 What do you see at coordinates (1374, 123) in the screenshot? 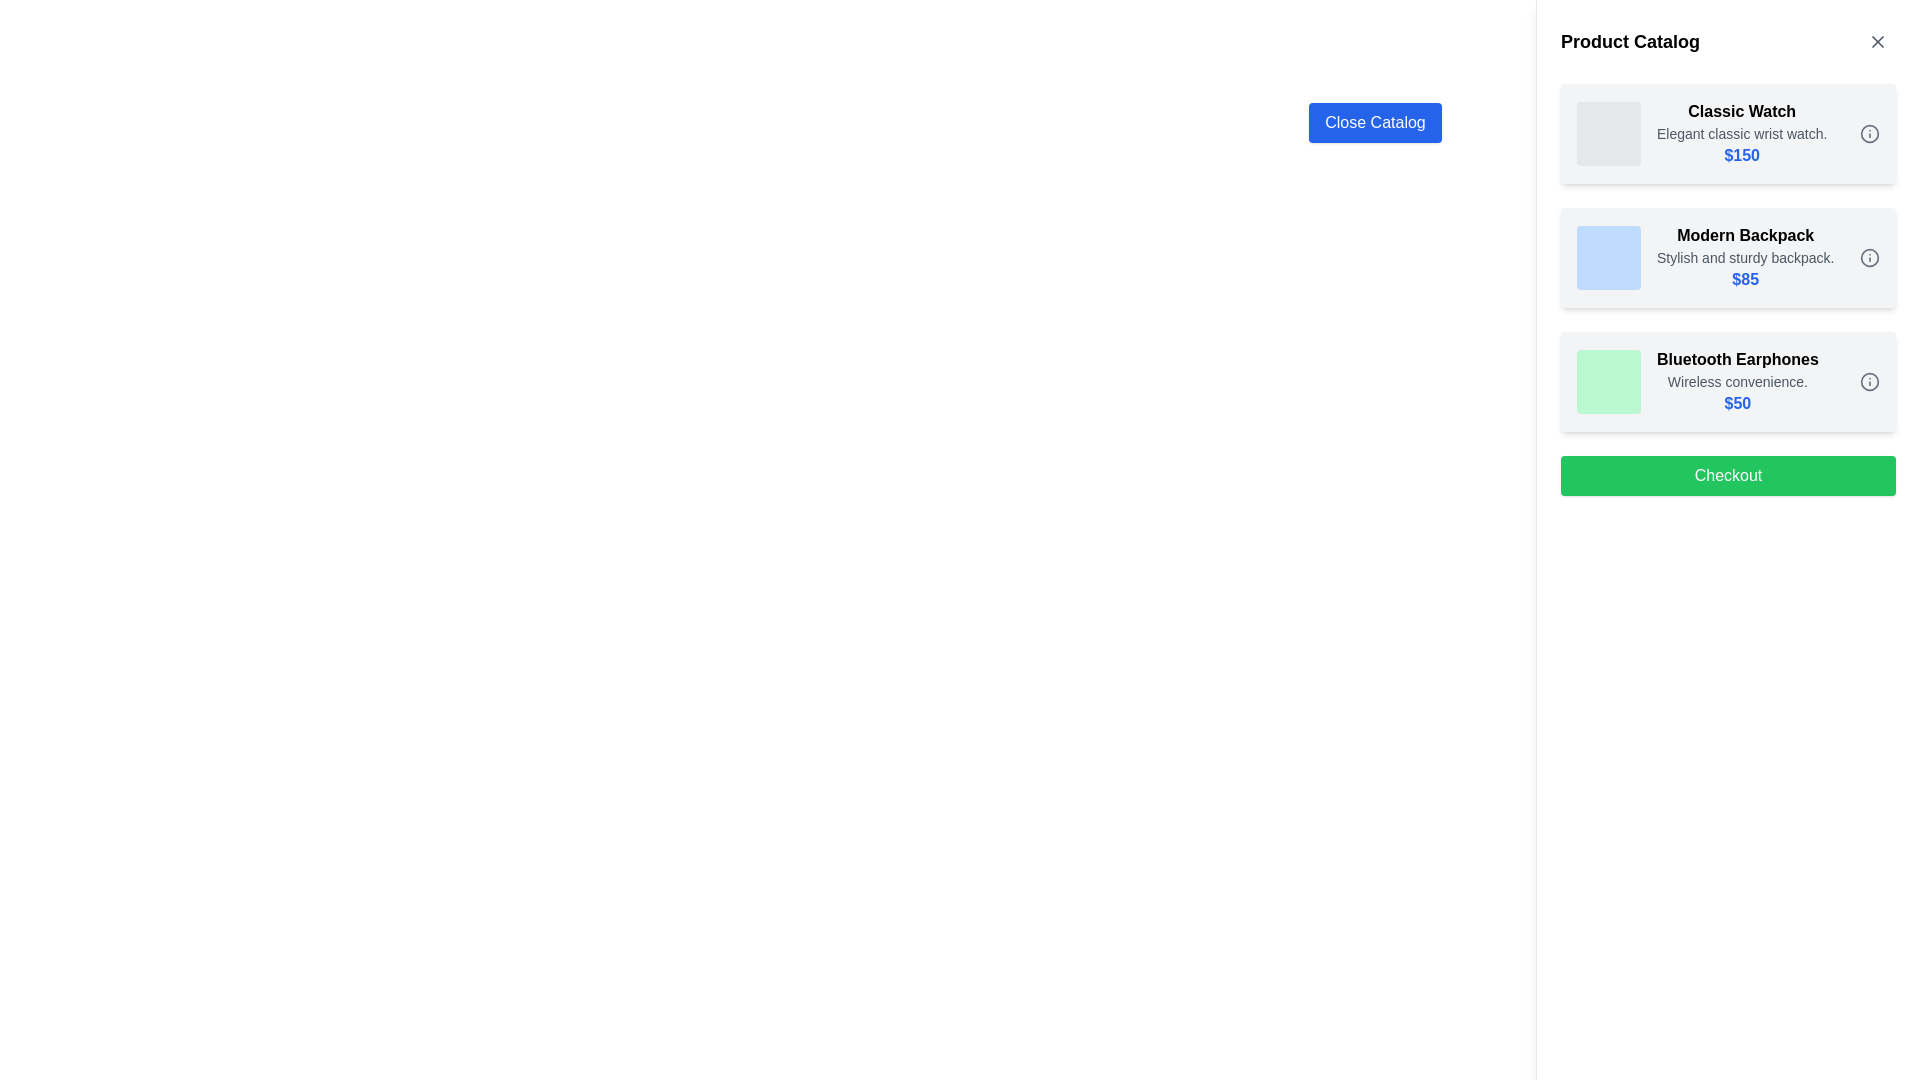
I see `the close button located near the top of the right-side panel` at bounding box center [1374, 123].